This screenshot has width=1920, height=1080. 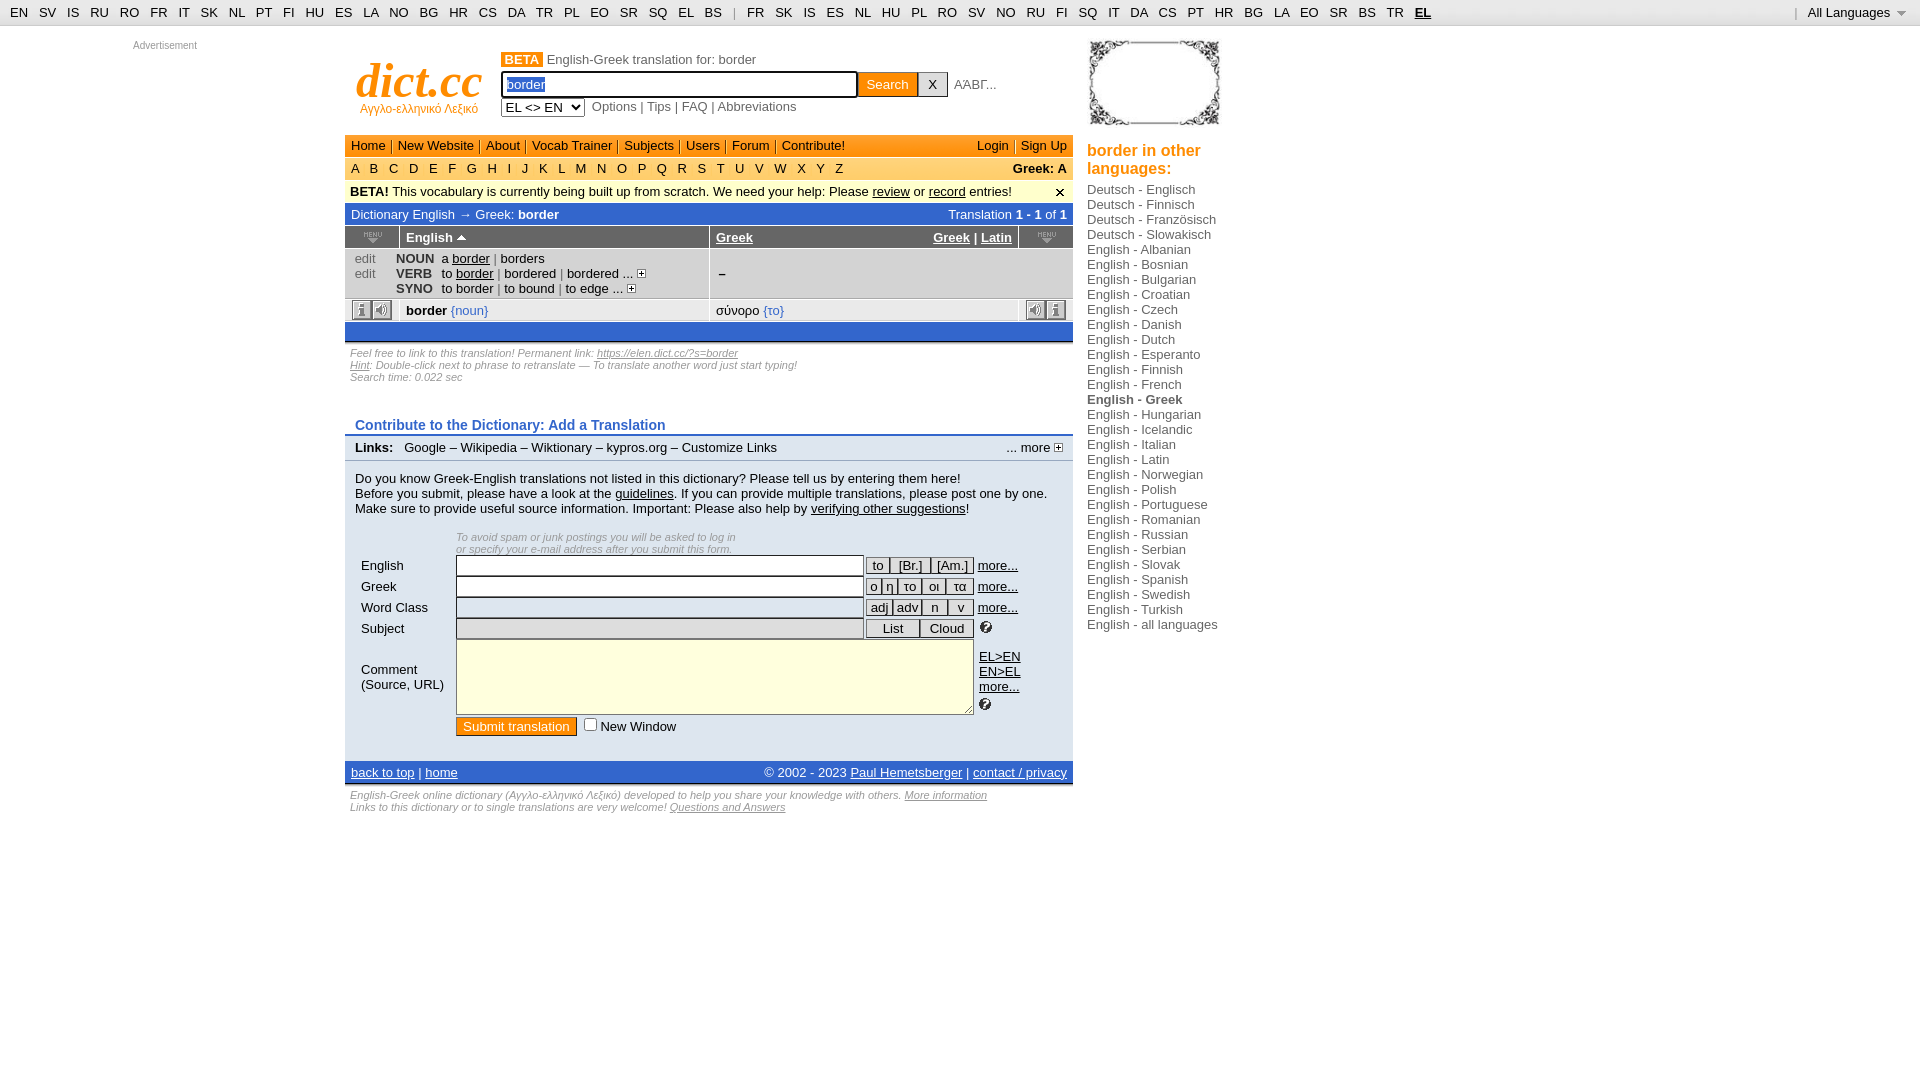 I want to click on 'BS', so click(x=713, y=12).